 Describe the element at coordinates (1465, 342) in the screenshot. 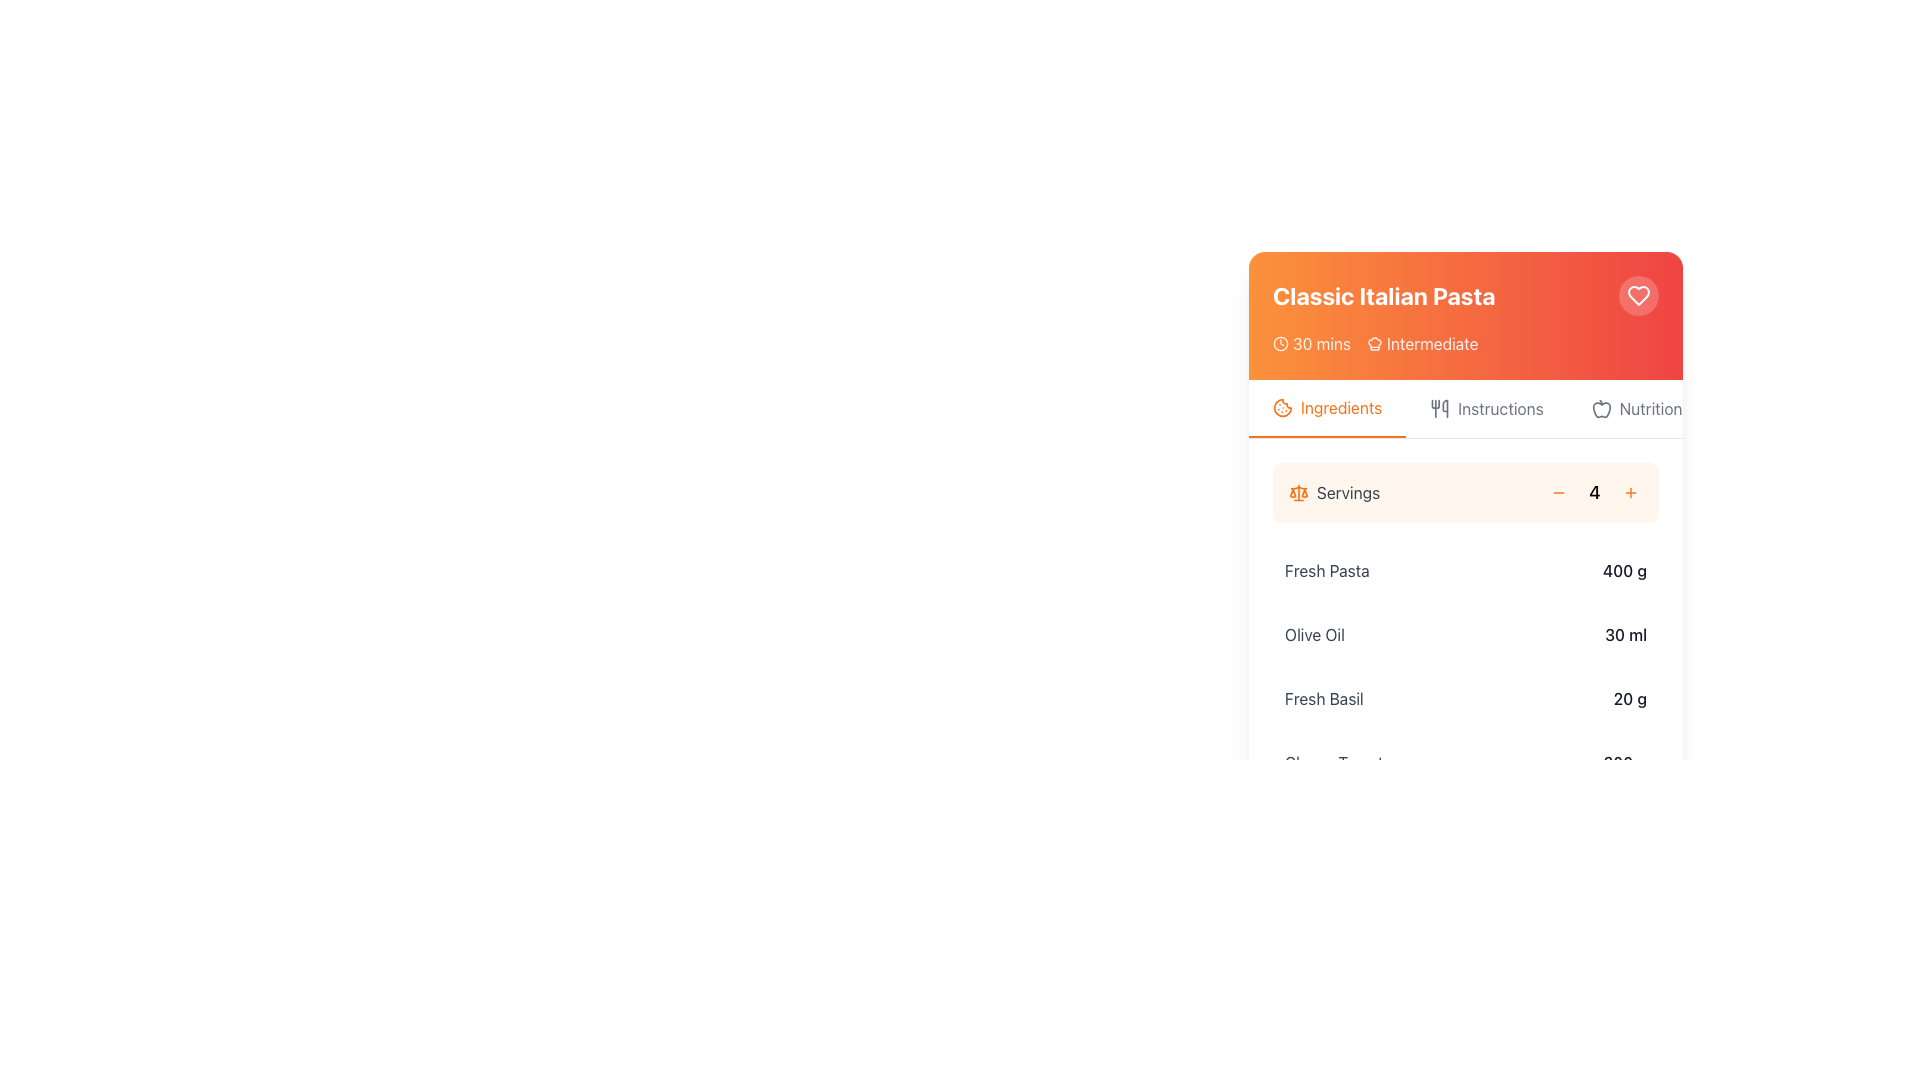

I see `the Text and Icons Group element displaying '30 mins' and 'Intermediate' beneath the title 'Classic Italian Pasta' for interaction` at that location.